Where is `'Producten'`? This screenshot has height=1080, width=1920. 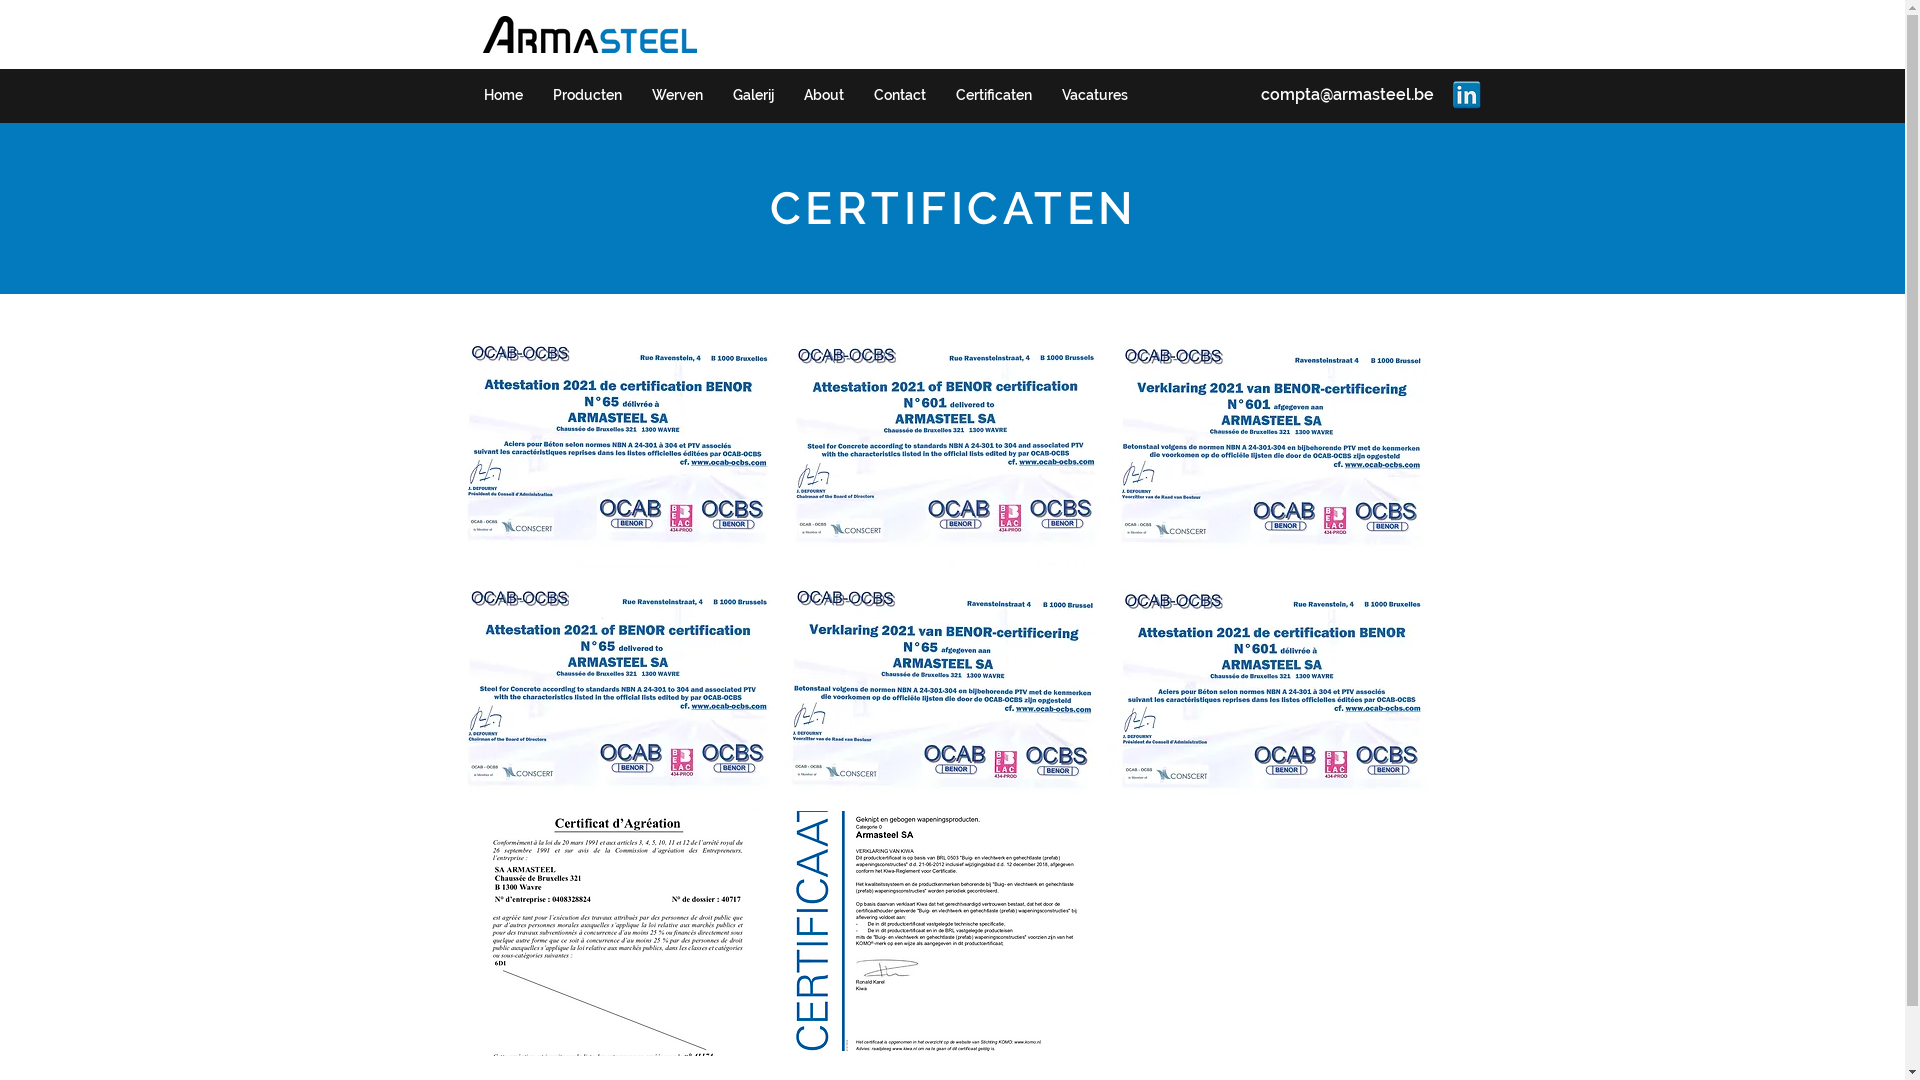
'Producten' is located at coordinates (537, 95).